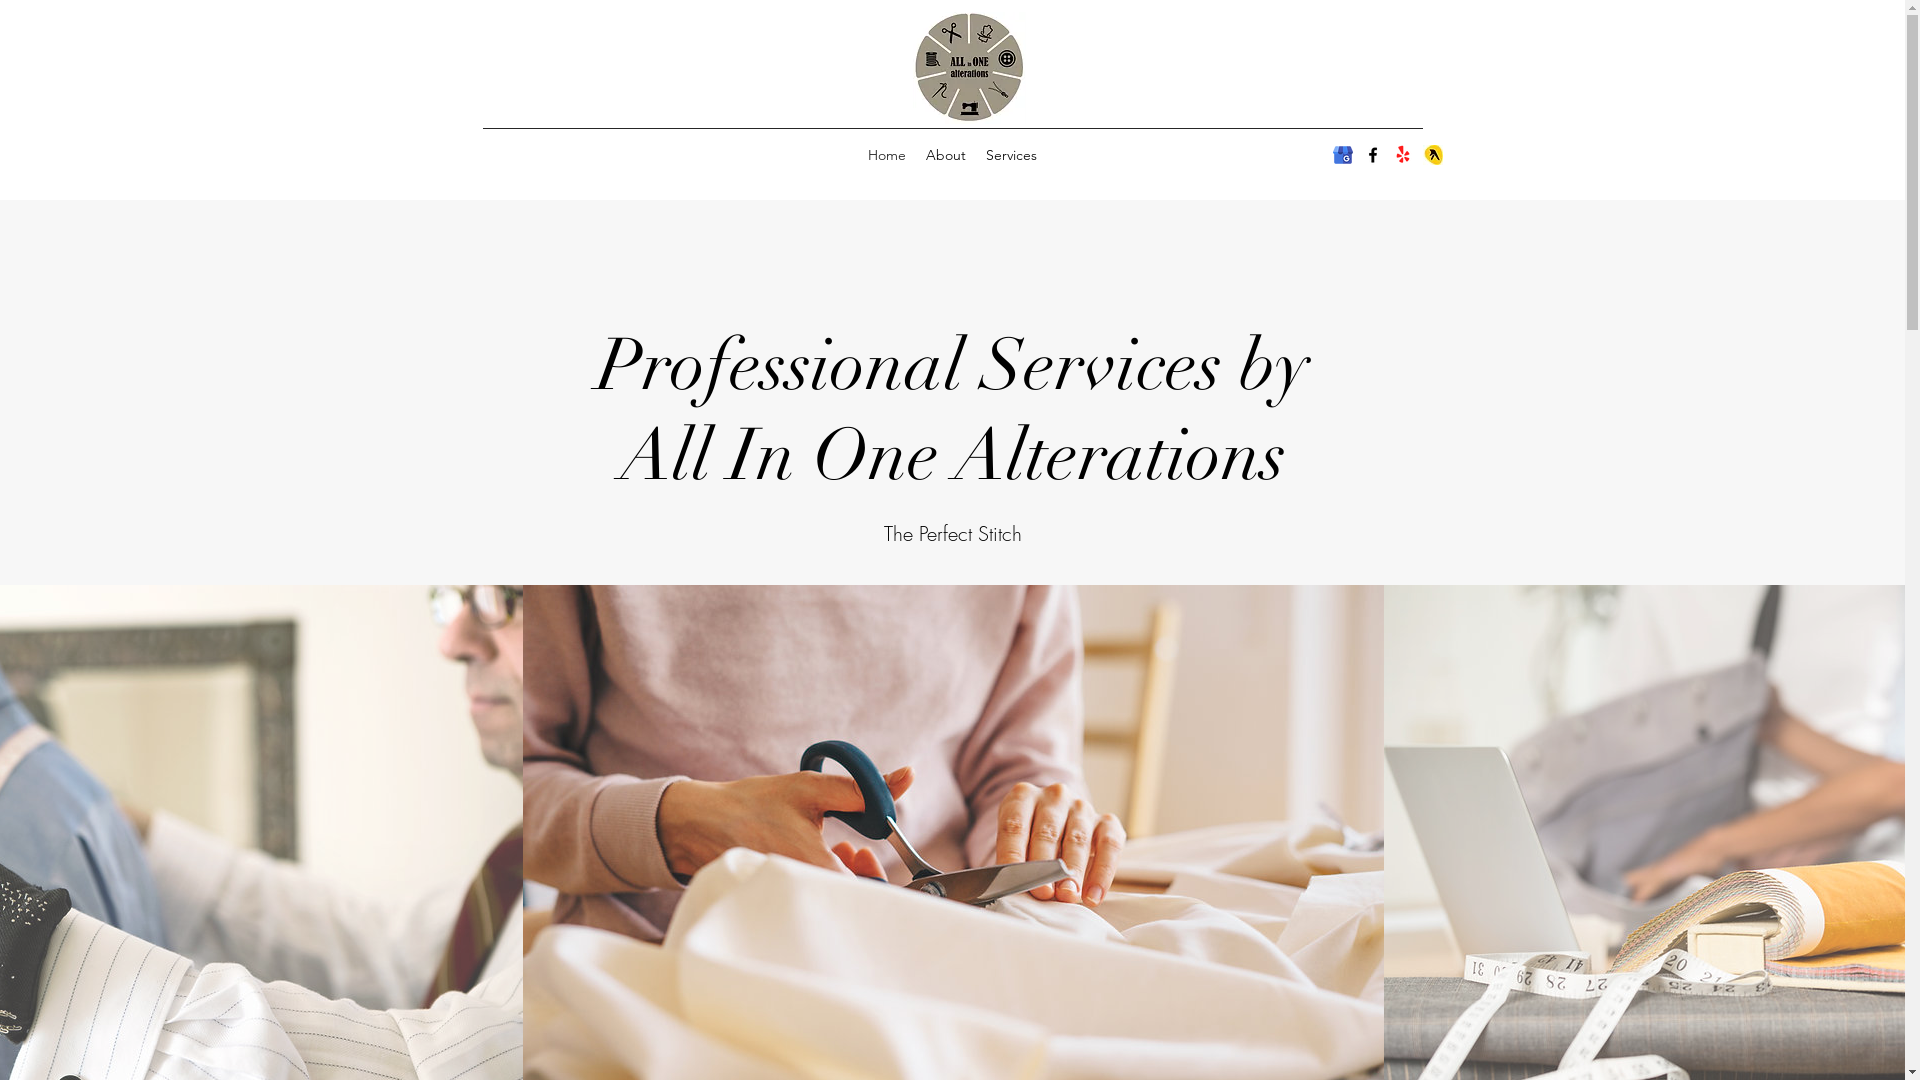 Image resolution: width=1920 pixels, height=1080 pixels. What do you see at coordinates (1011, 153) in the screenshot?
I see `'Services'` at bounding box center [1011, 153].